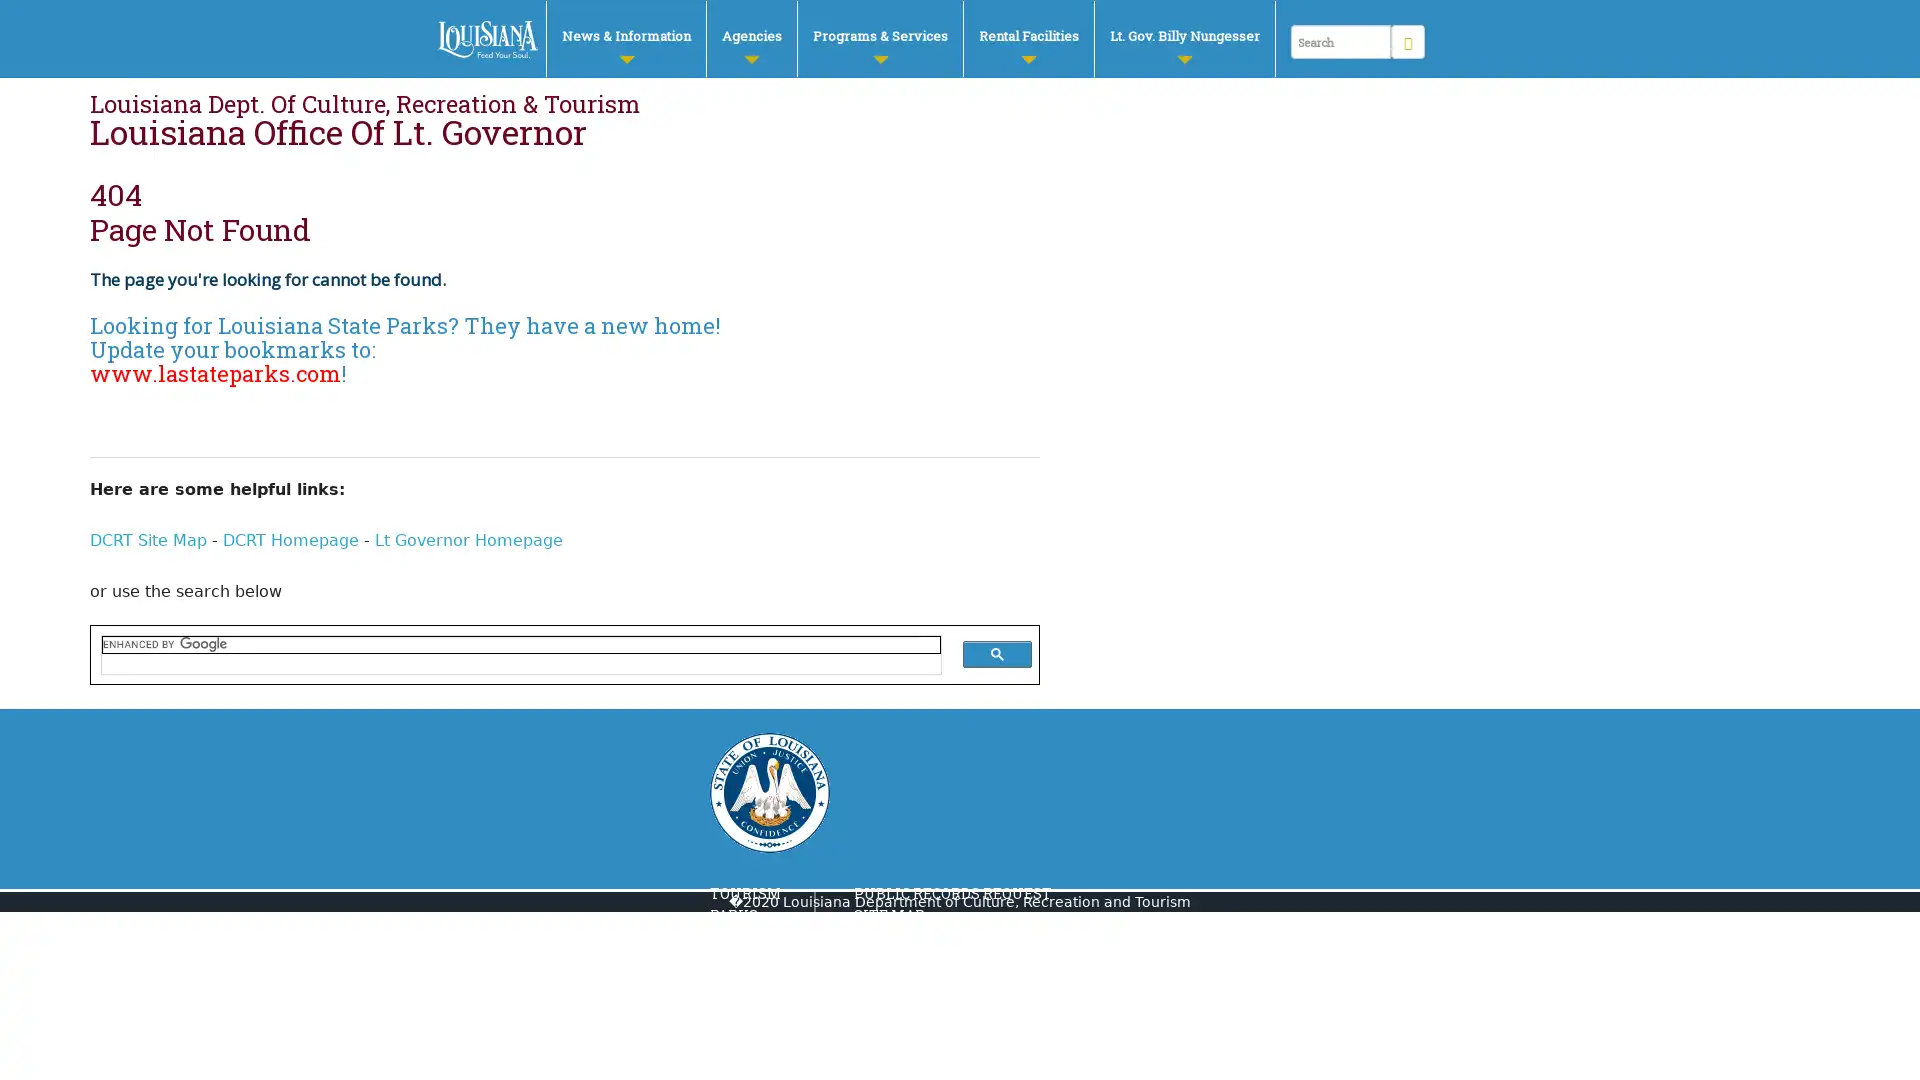  Describe the element at coordinates (624, 38) in the screenshot. I see `News & Information` at that location.